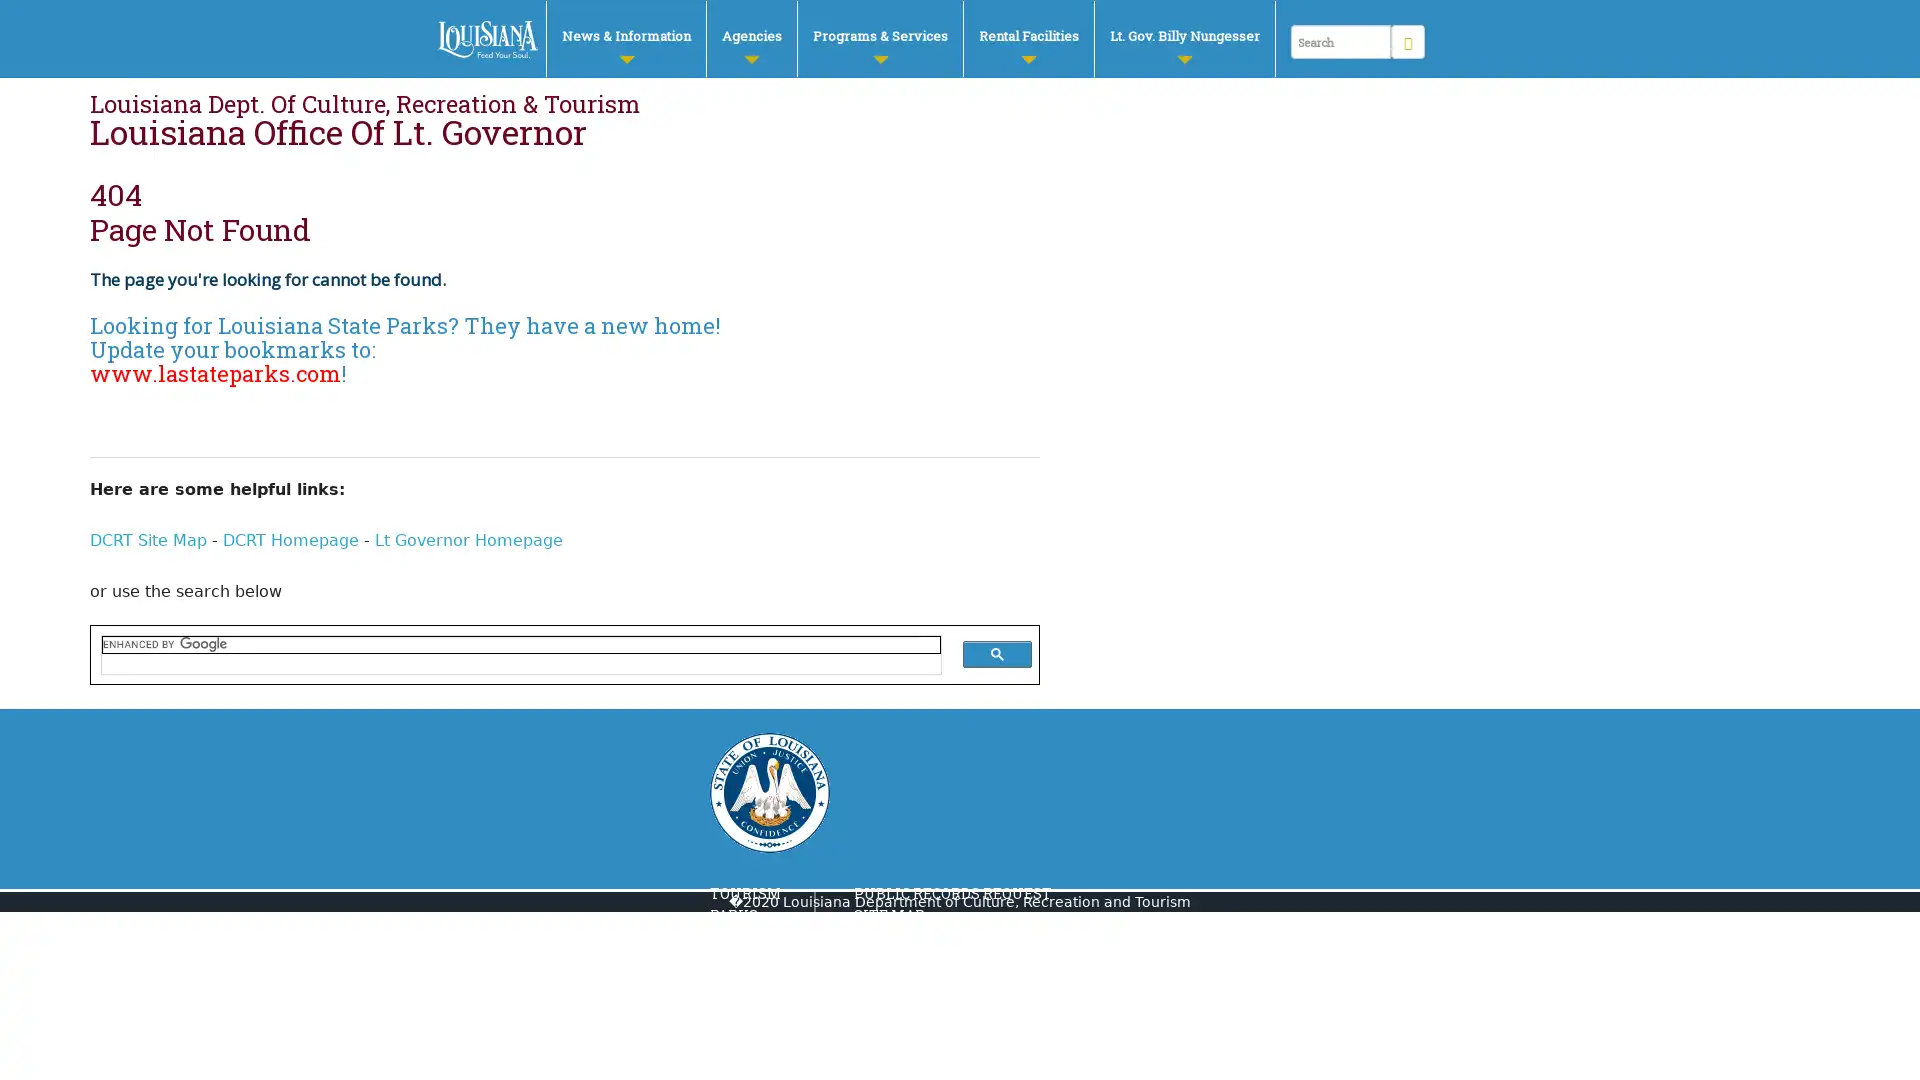  Describe the element at coordinates (624, 38) in the screenshot. I see `News & Information` at that location.